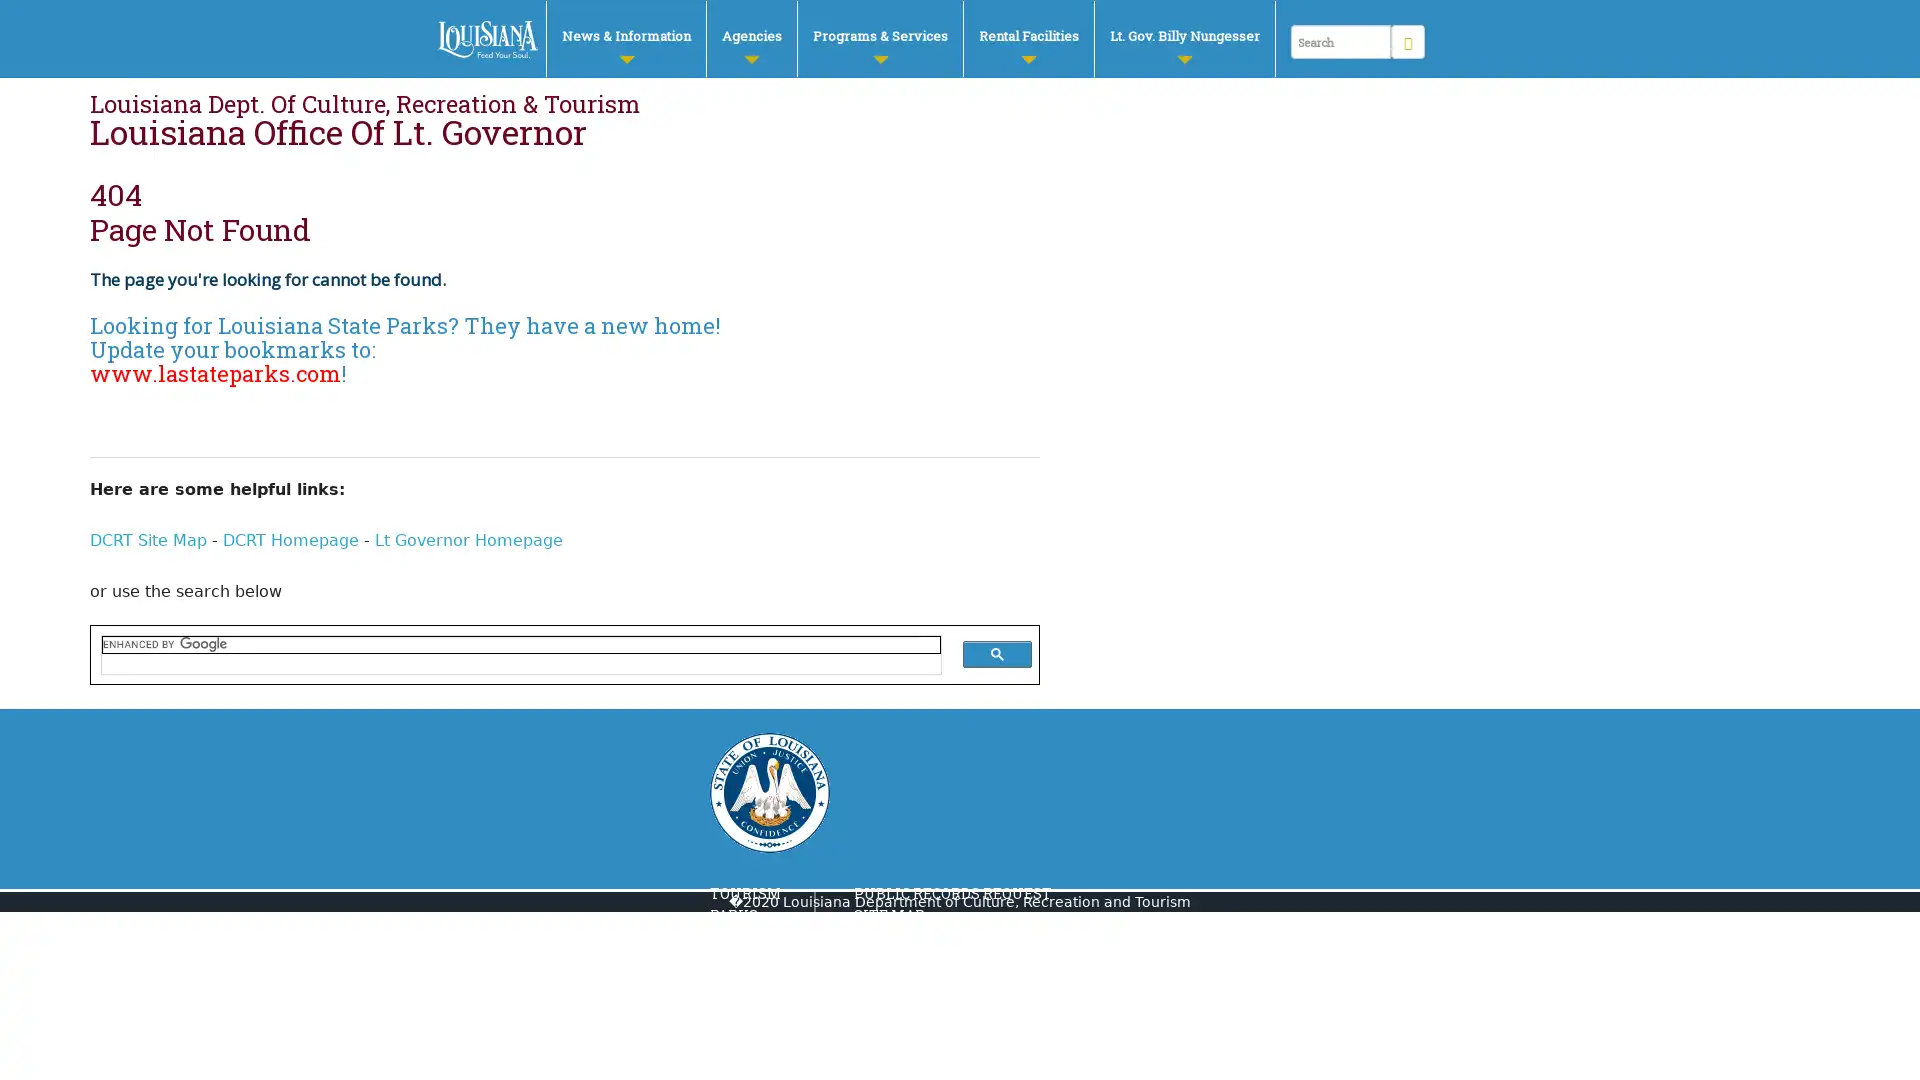  Describe the element at coordinates (624, 38) in the screenshot. I see `News & Information` at that location.